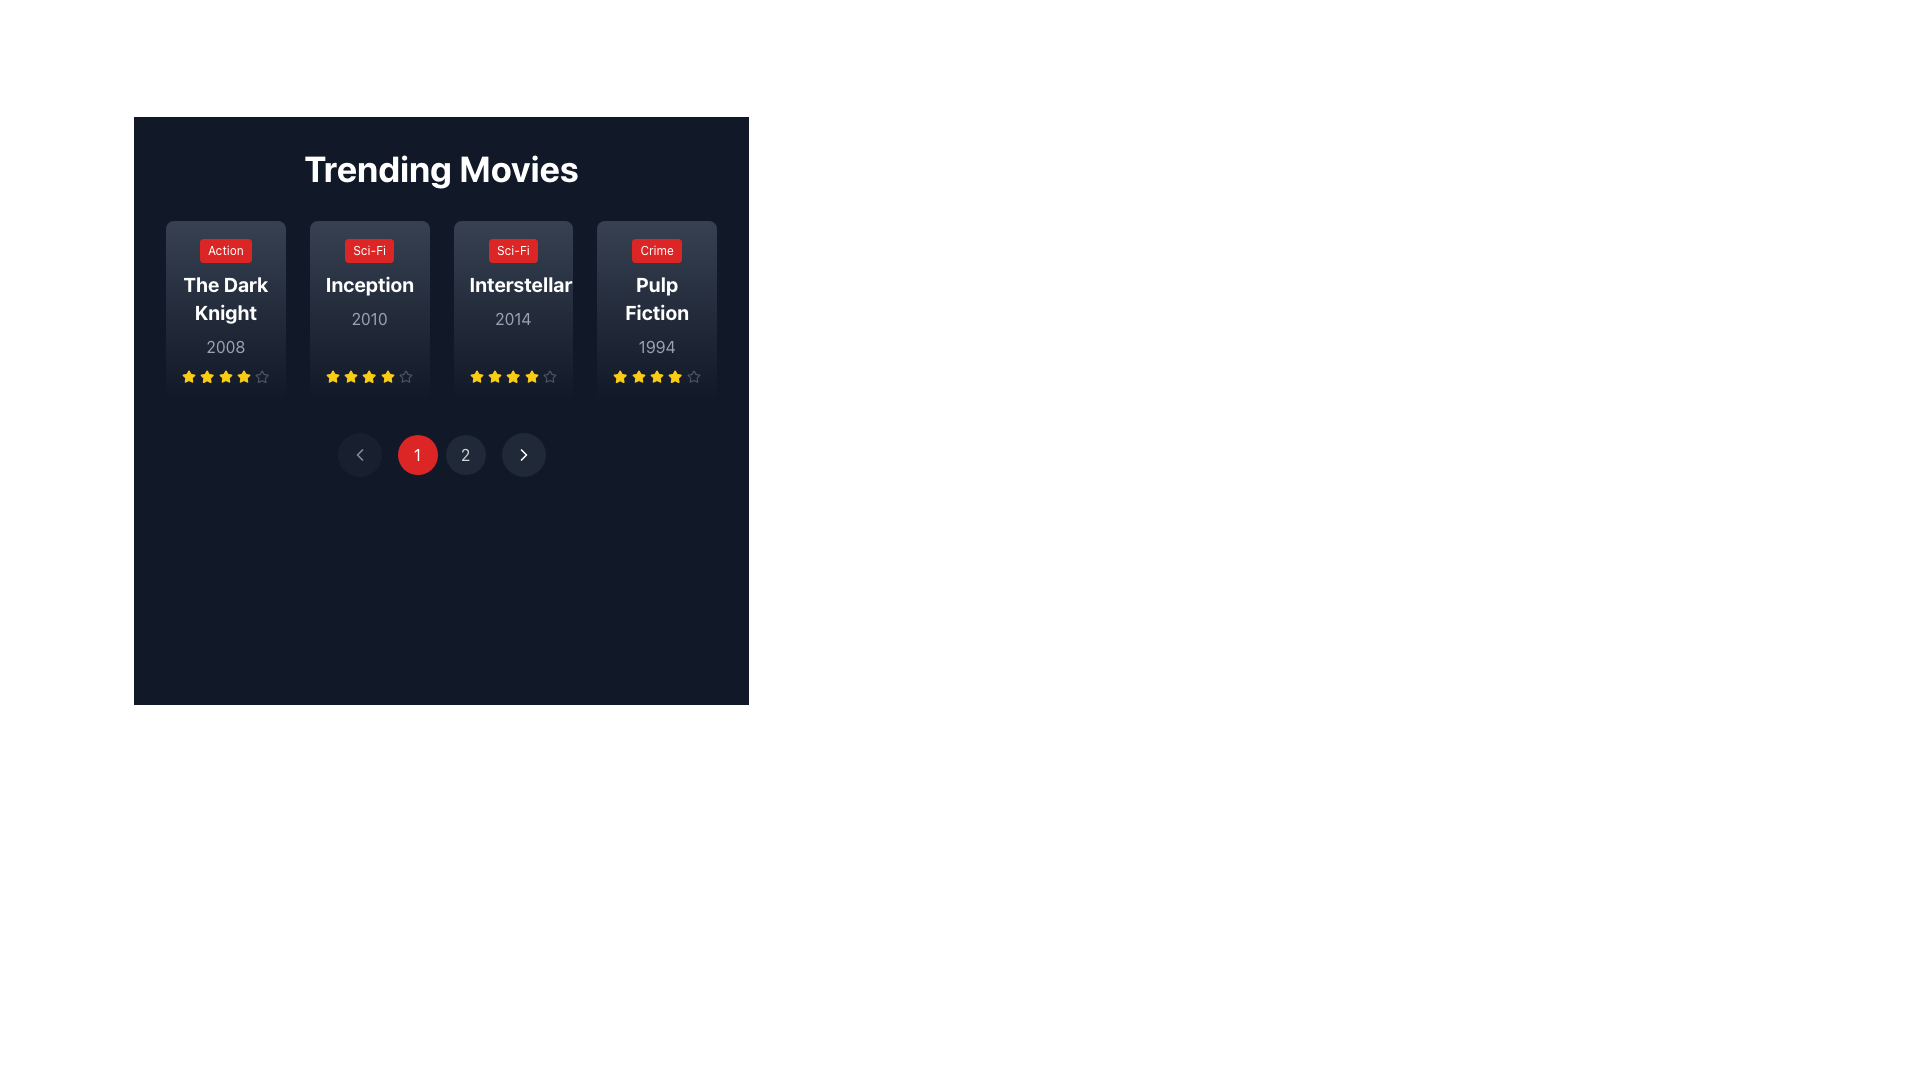 Image resolution: width=1920 pixels, height=1080 pixels. Describe the element at coordinates (513, 376) in the screenshot. I see `the rating display component, which is a horizontal row of star icons representing the rating for the movie 'Interstellar', located in the 'Trending Movies' section, directly below the year text '2014'` at that location.